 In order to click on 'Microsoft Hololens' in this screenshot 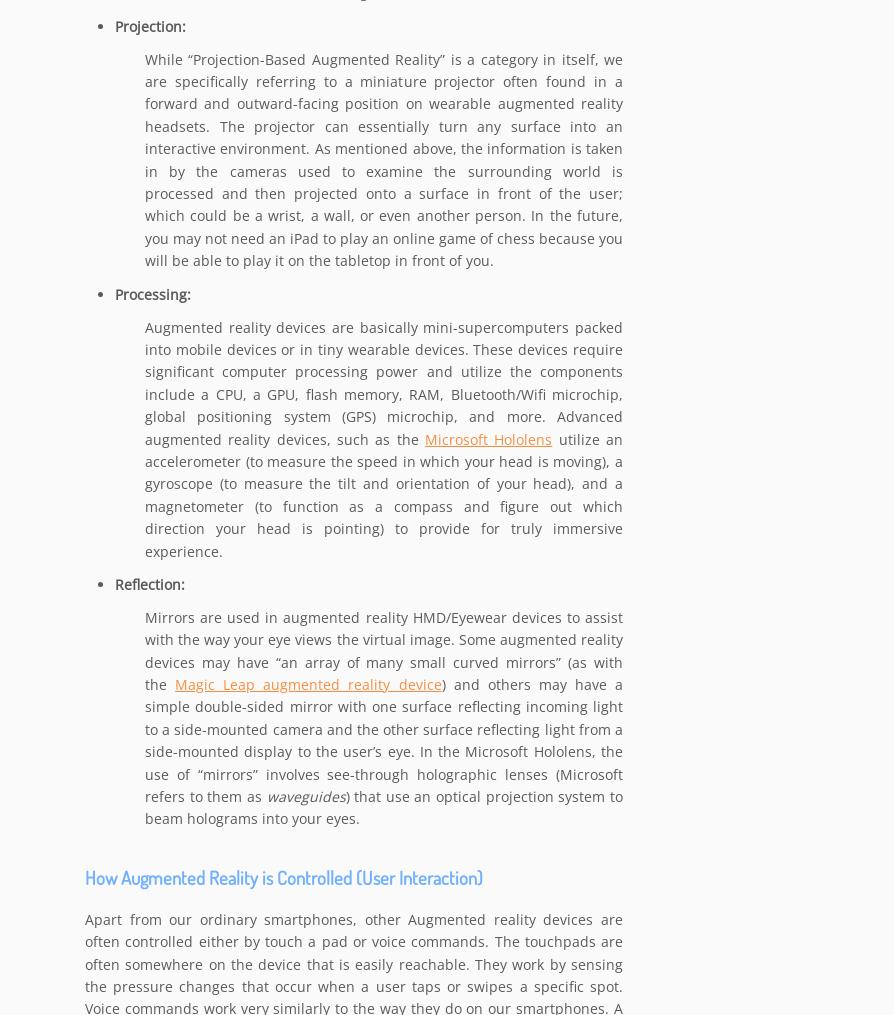, I will do `click(488, 439)`.